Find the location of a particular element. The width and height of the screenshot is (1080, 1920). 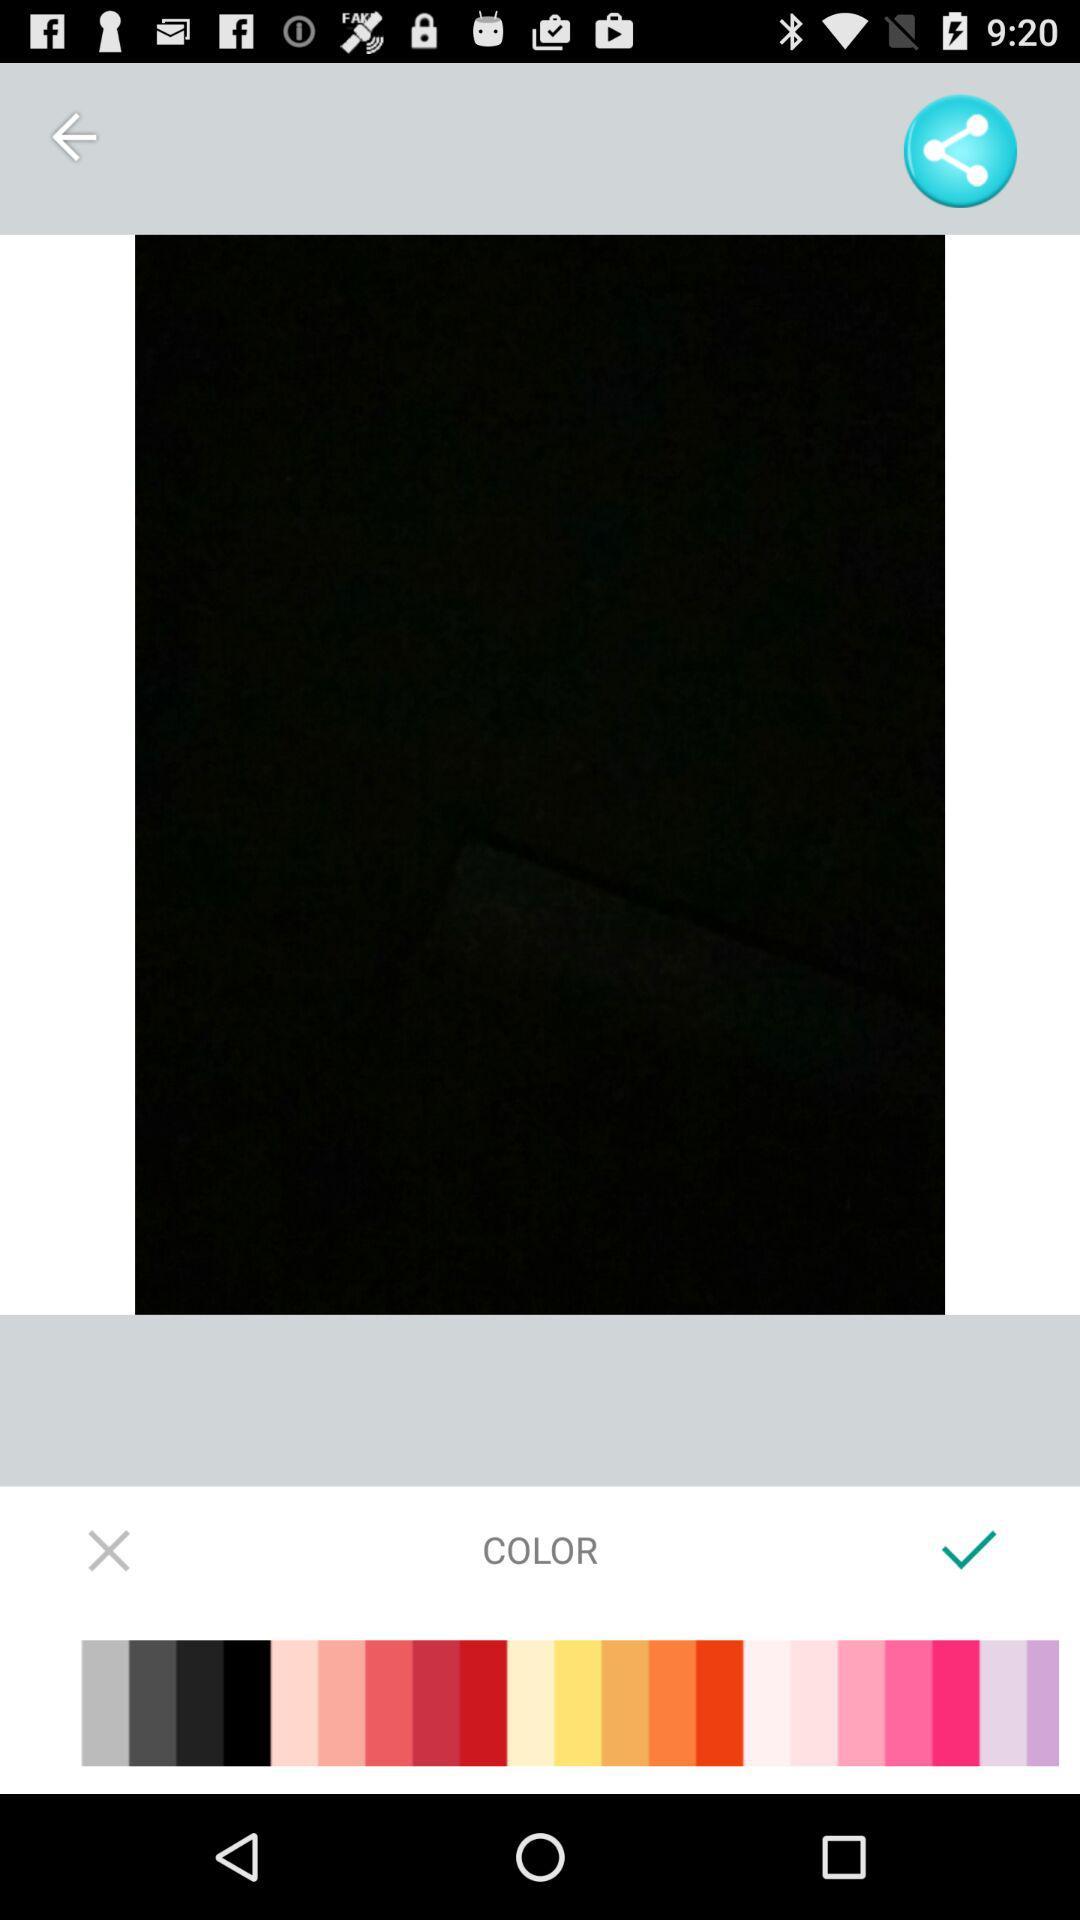

the arrow_backward icon is located at coordinates (72, 145).